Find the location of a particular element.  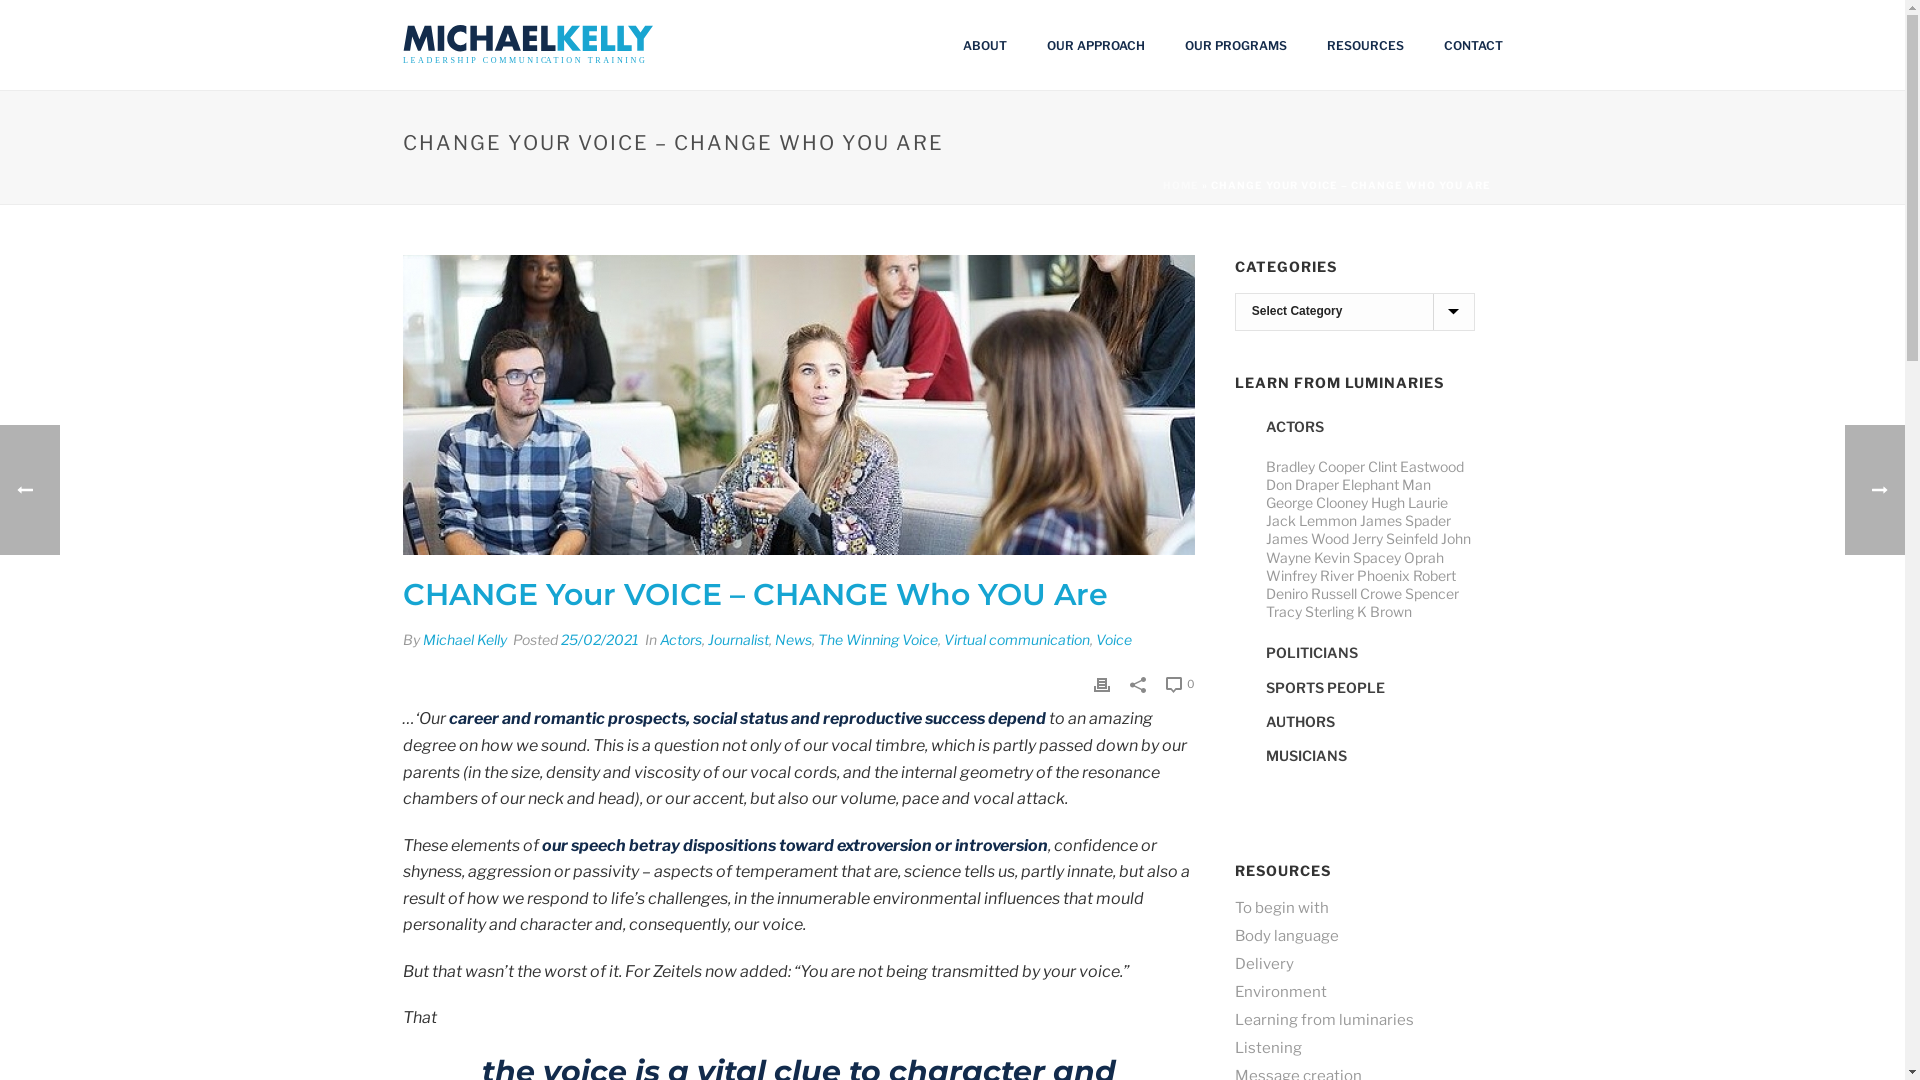

'OUR PROGRAMS' is located at coordinates (1233, 45).